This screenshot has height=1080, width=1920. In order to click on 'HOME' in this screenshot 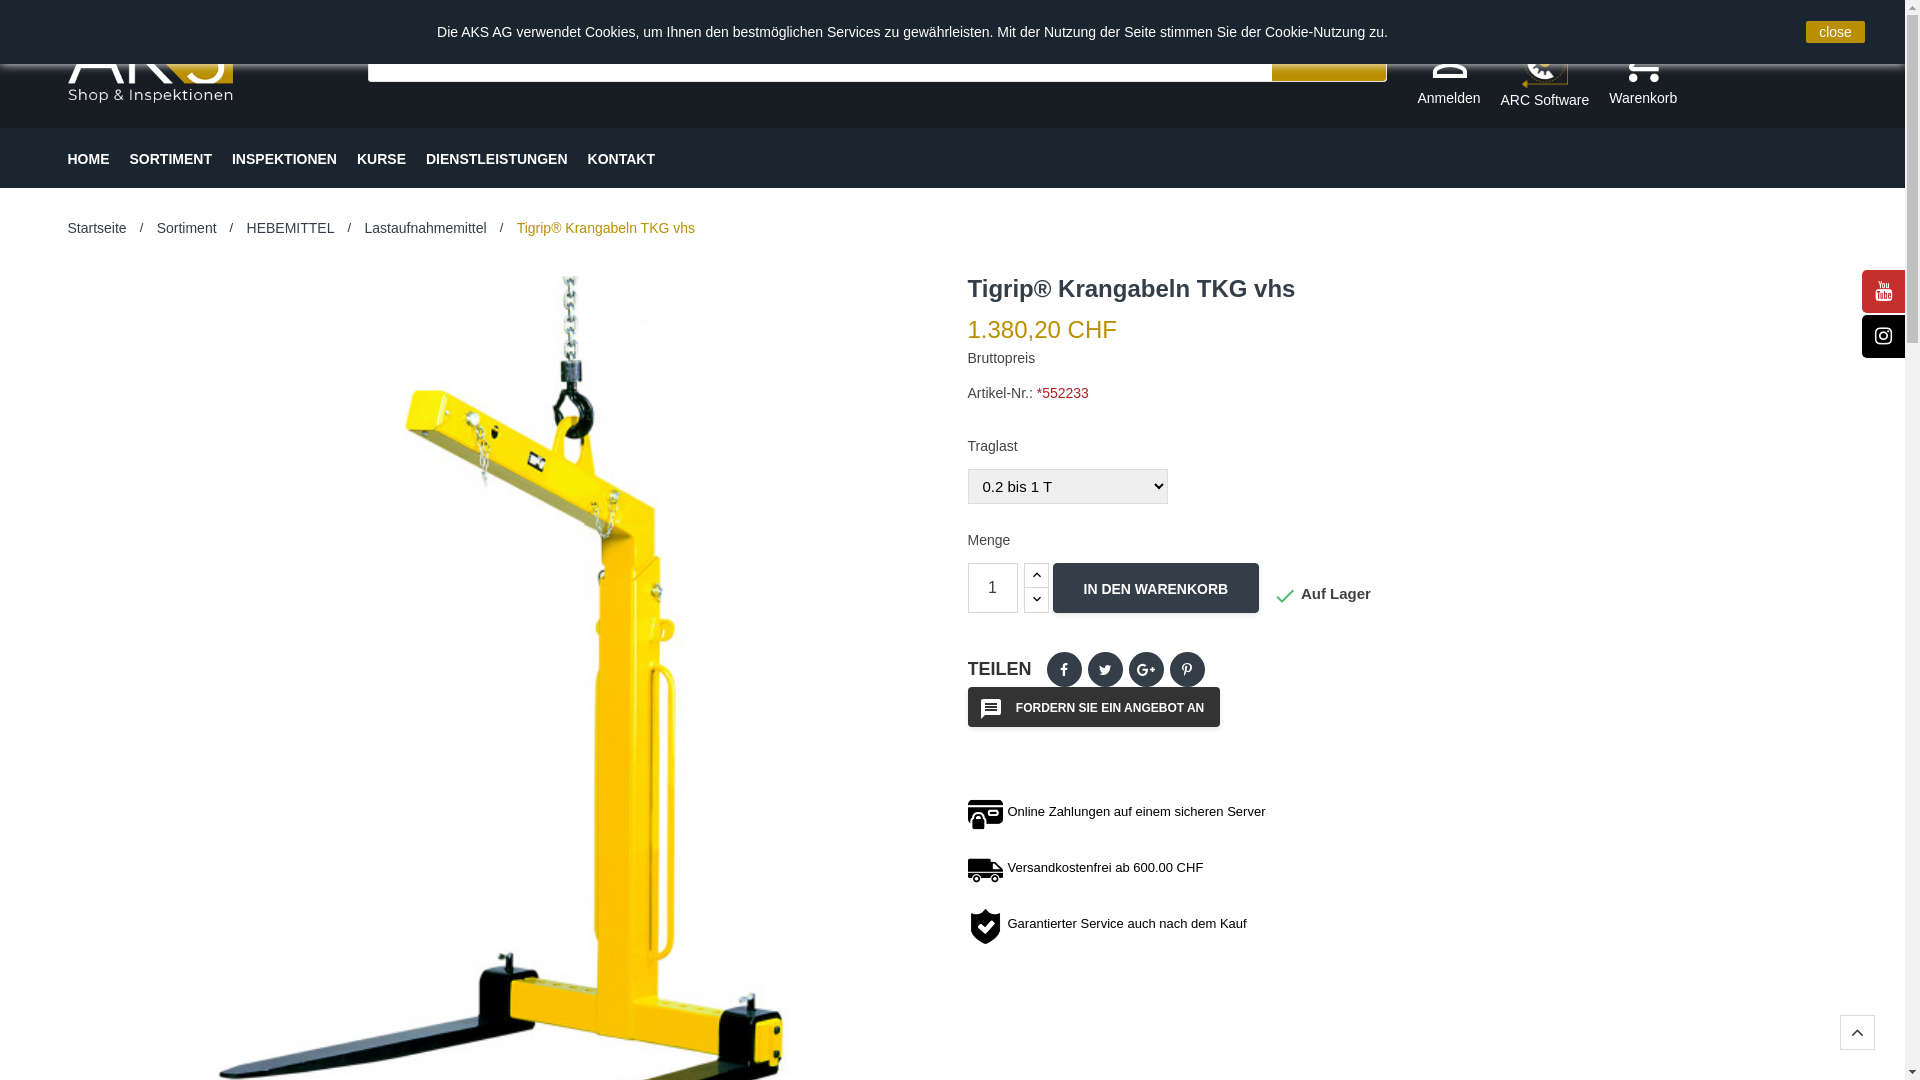, I will do `click(67, 157)`.